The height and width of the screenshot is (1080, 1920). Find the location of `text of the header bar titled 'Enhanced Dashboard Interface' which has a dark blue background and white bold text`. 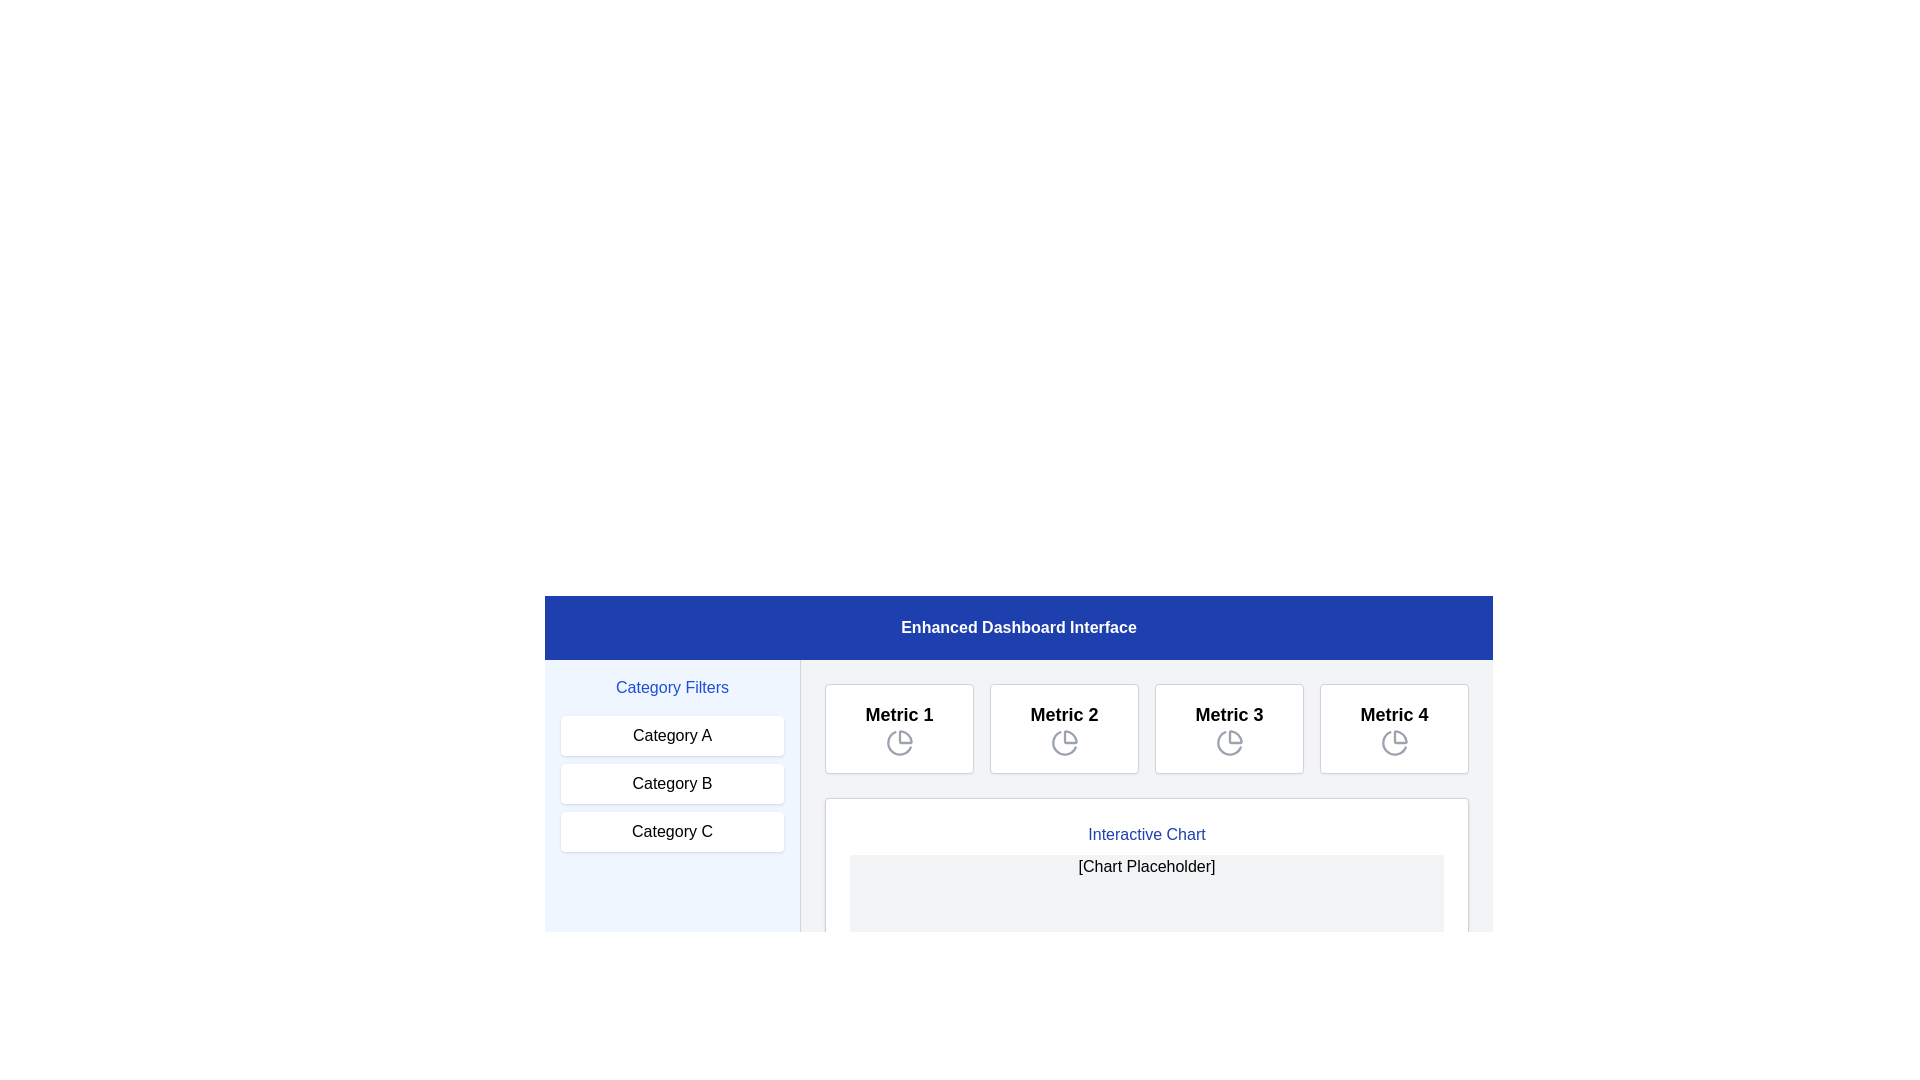

text of the header bar titled 'Enhanced Dashboard Interface' which has a dark blue background and white bold text is located at coordinates (1018, 627).